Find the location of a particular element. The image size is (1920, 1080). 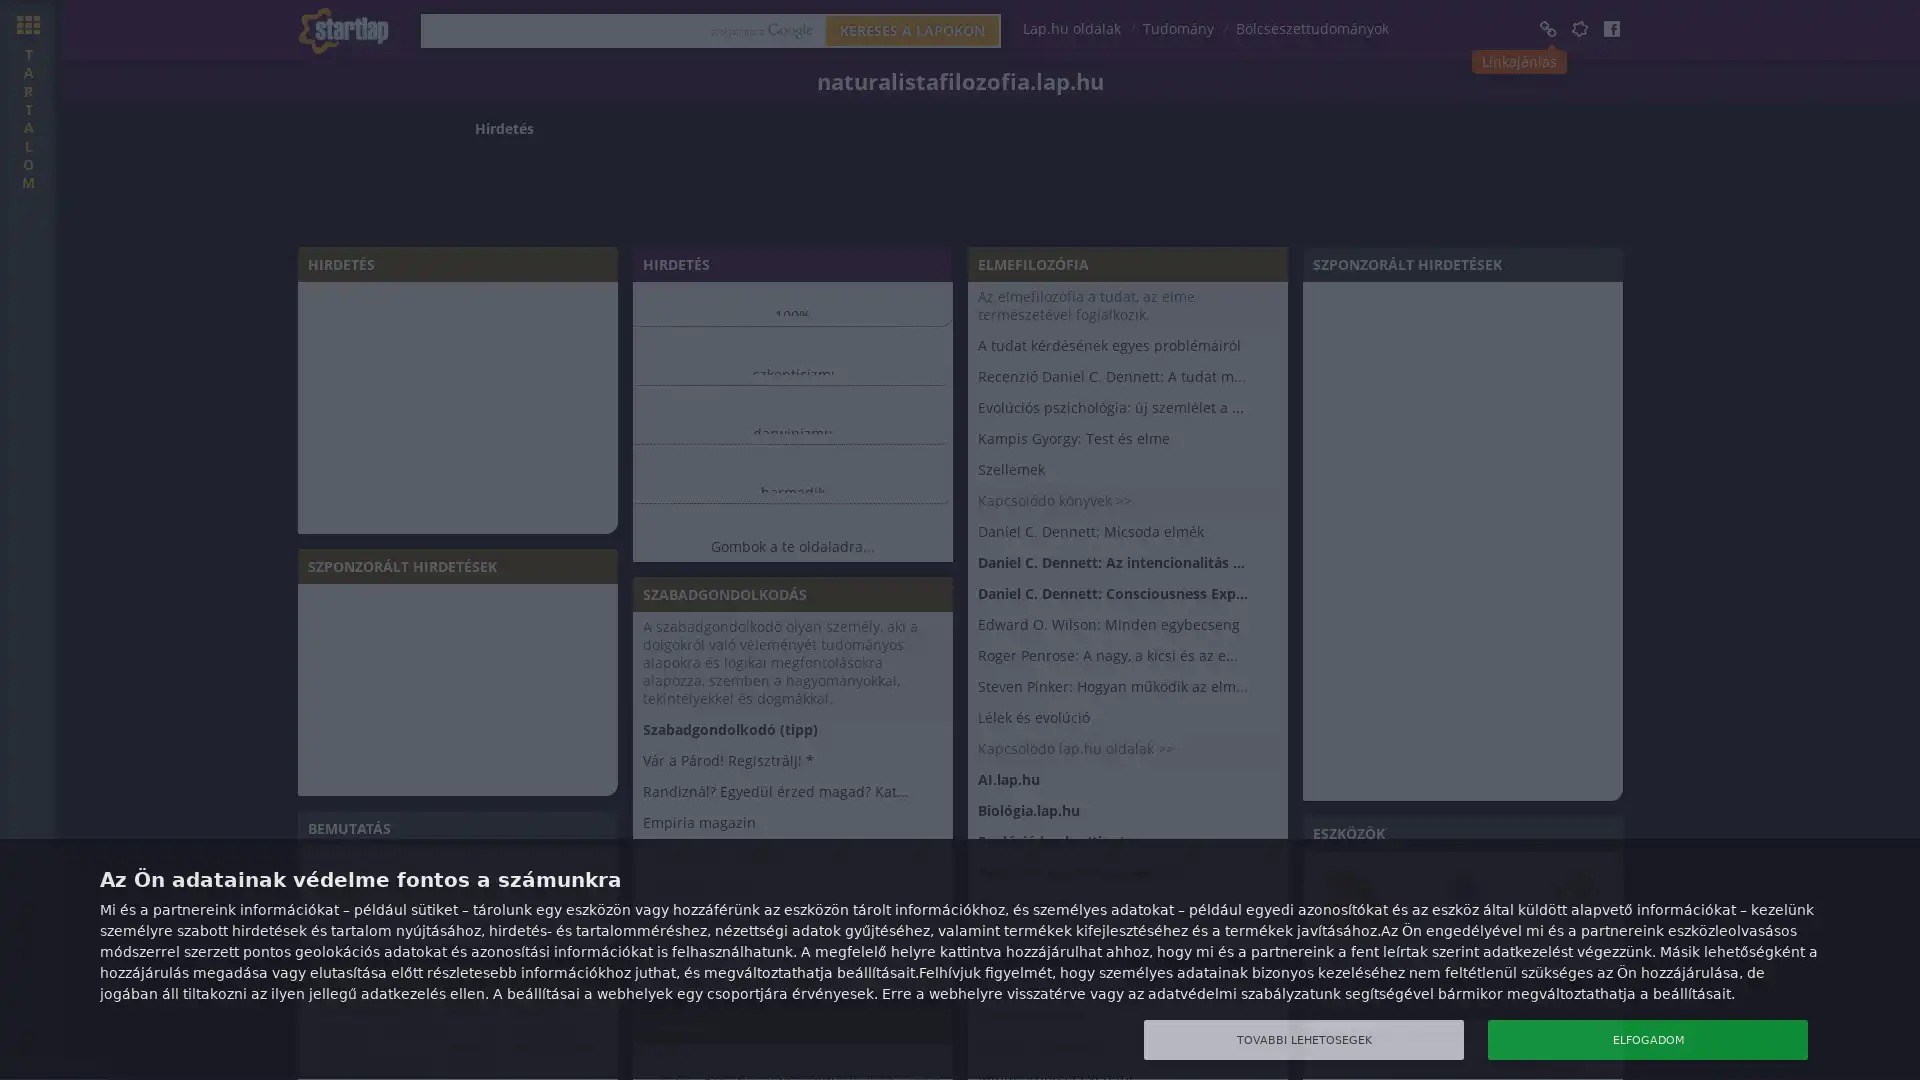

ELFOGADOM is located at coordinates (1647, 1039).